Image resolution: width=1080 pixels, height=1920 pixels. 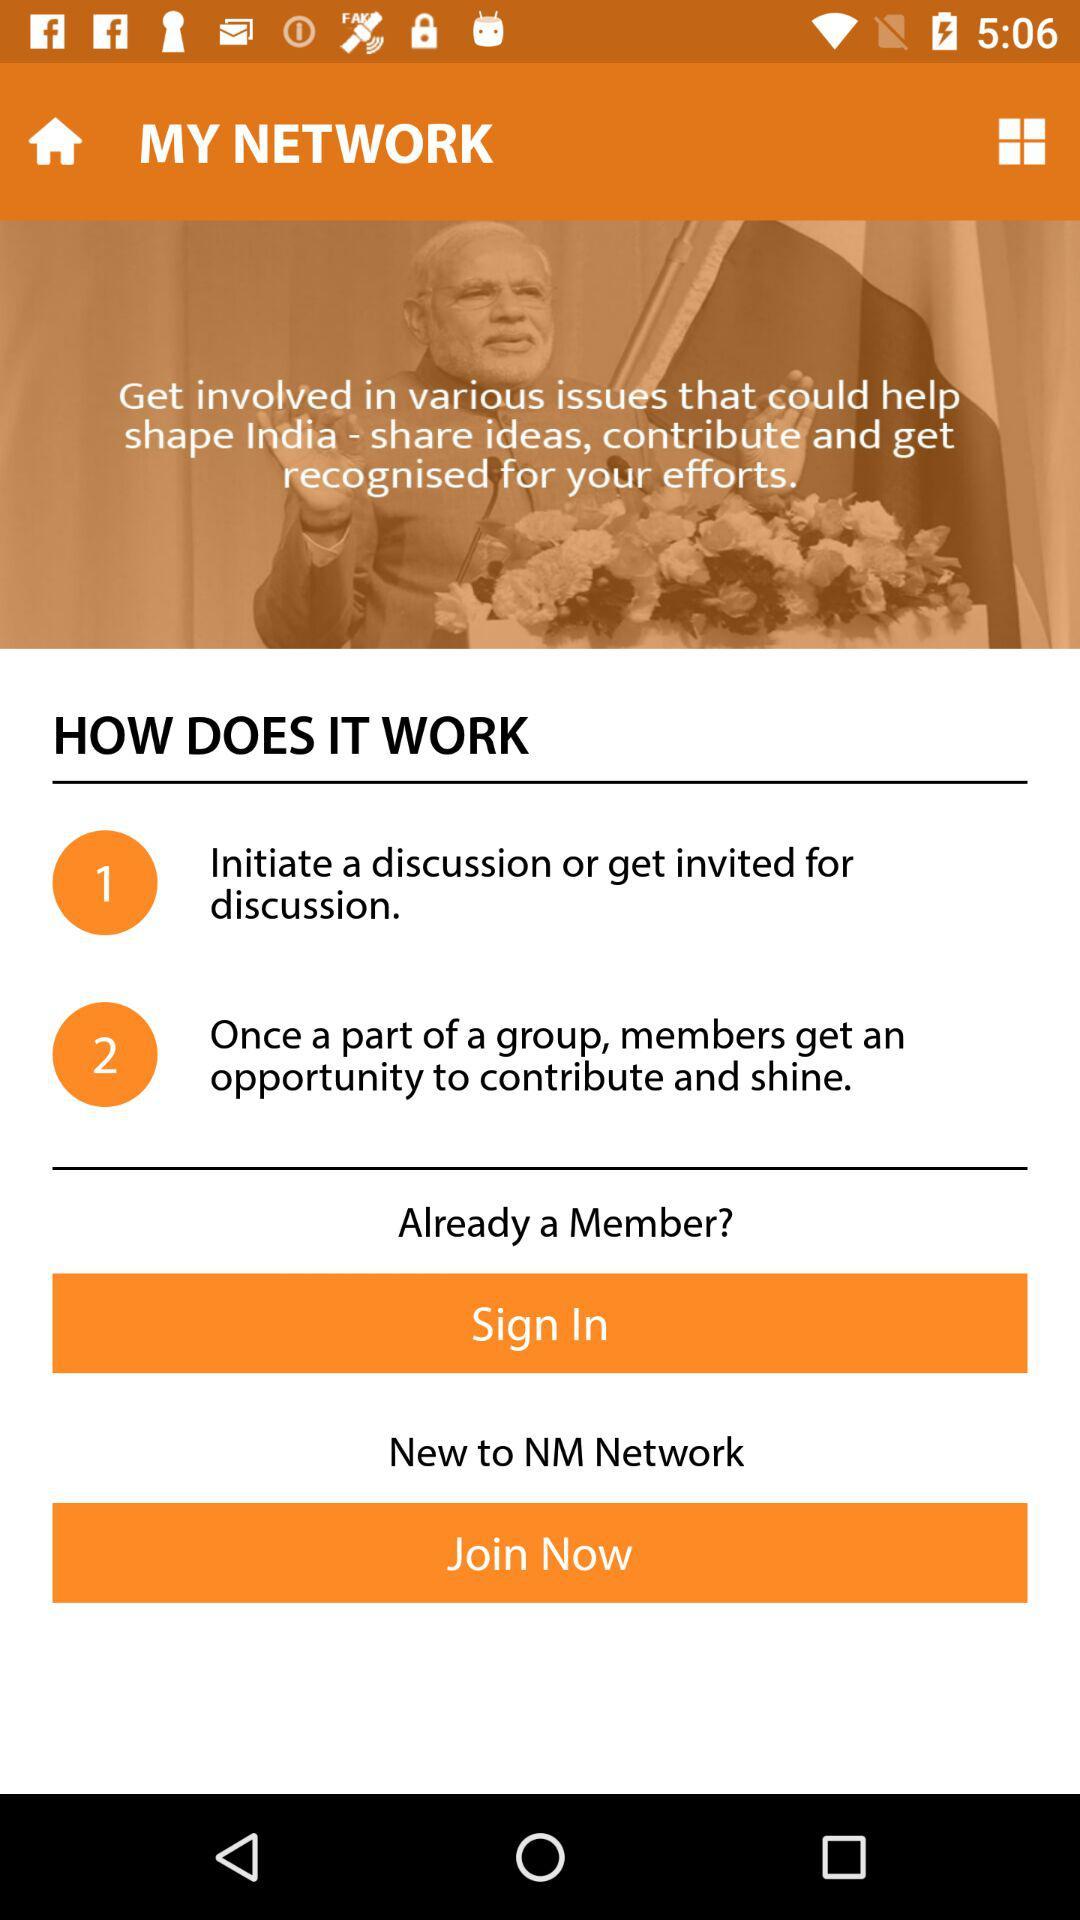 What do you see at coordinates (540, 1323) in the screenshot?
I see `the icon below already a member?` at bounding box center [540, 1323].